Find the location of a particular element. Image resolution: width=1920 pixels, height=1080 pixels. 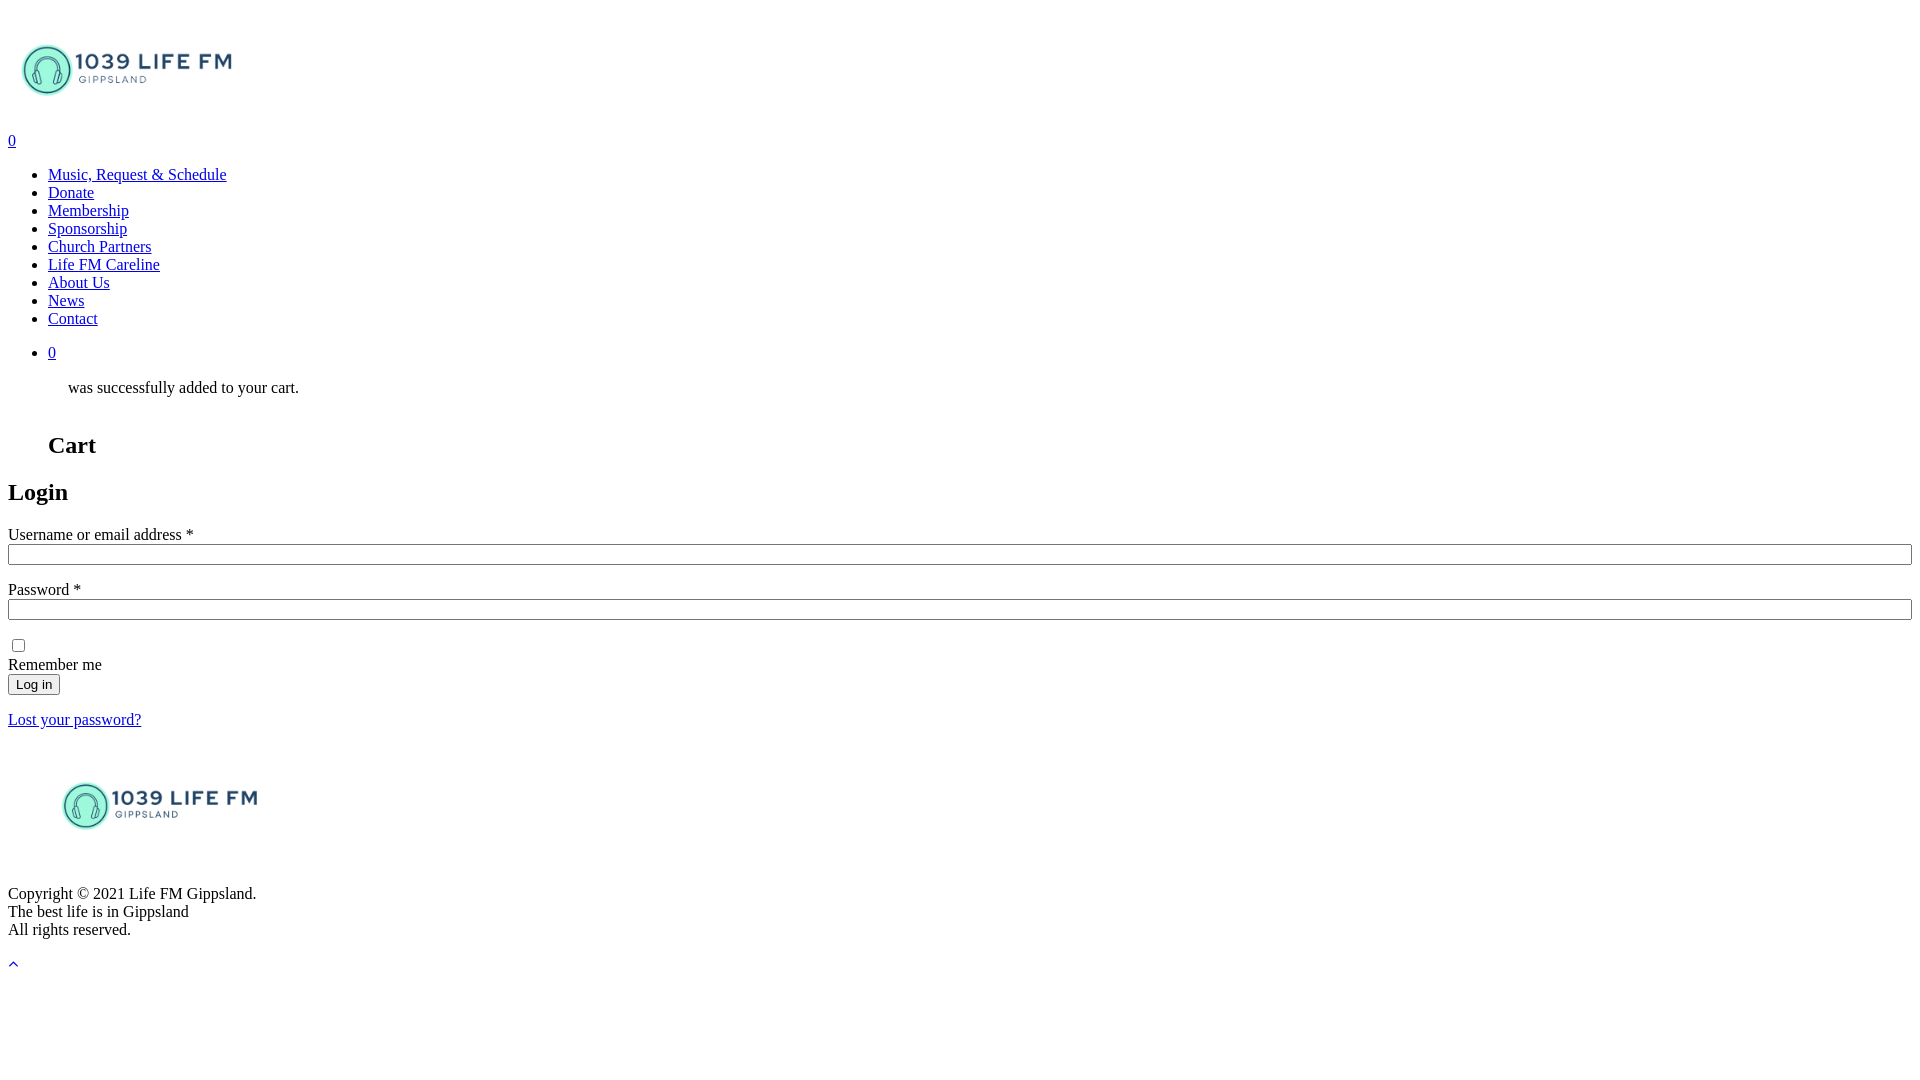

'News' is located at coordinates (66, 300).